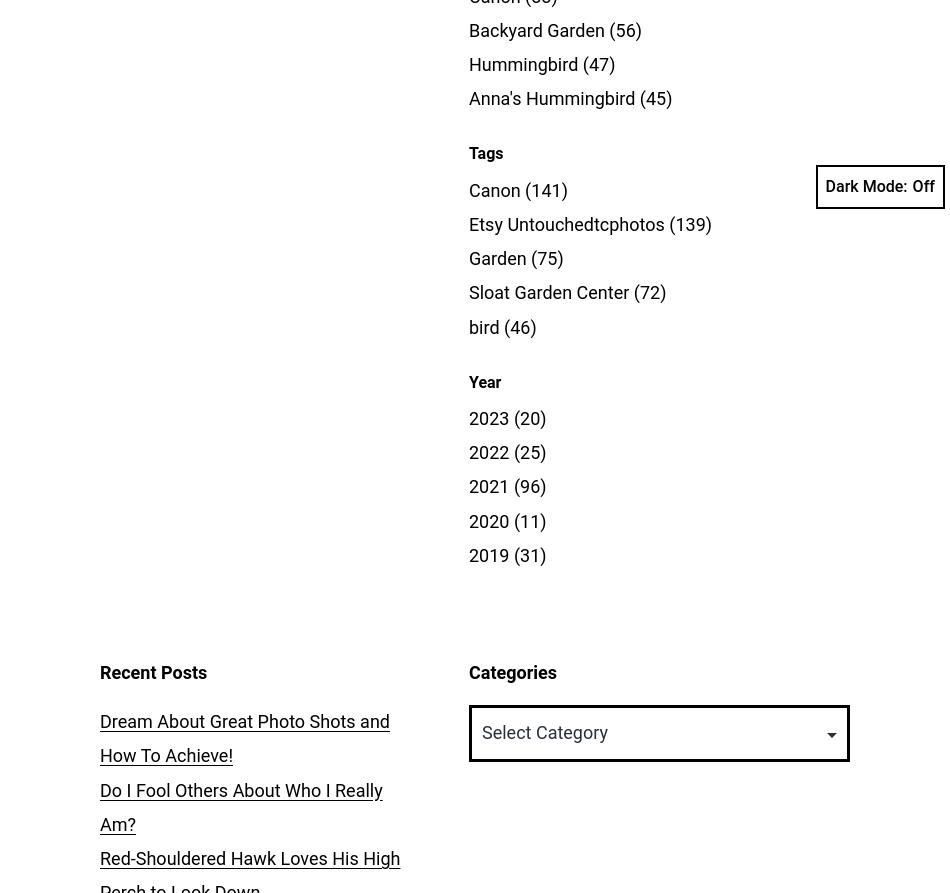 This screenshot has height=893, width=950. Describe the element at coordinates (518, 188) in the screenshot. I see `'Canon (141)'` at that location.